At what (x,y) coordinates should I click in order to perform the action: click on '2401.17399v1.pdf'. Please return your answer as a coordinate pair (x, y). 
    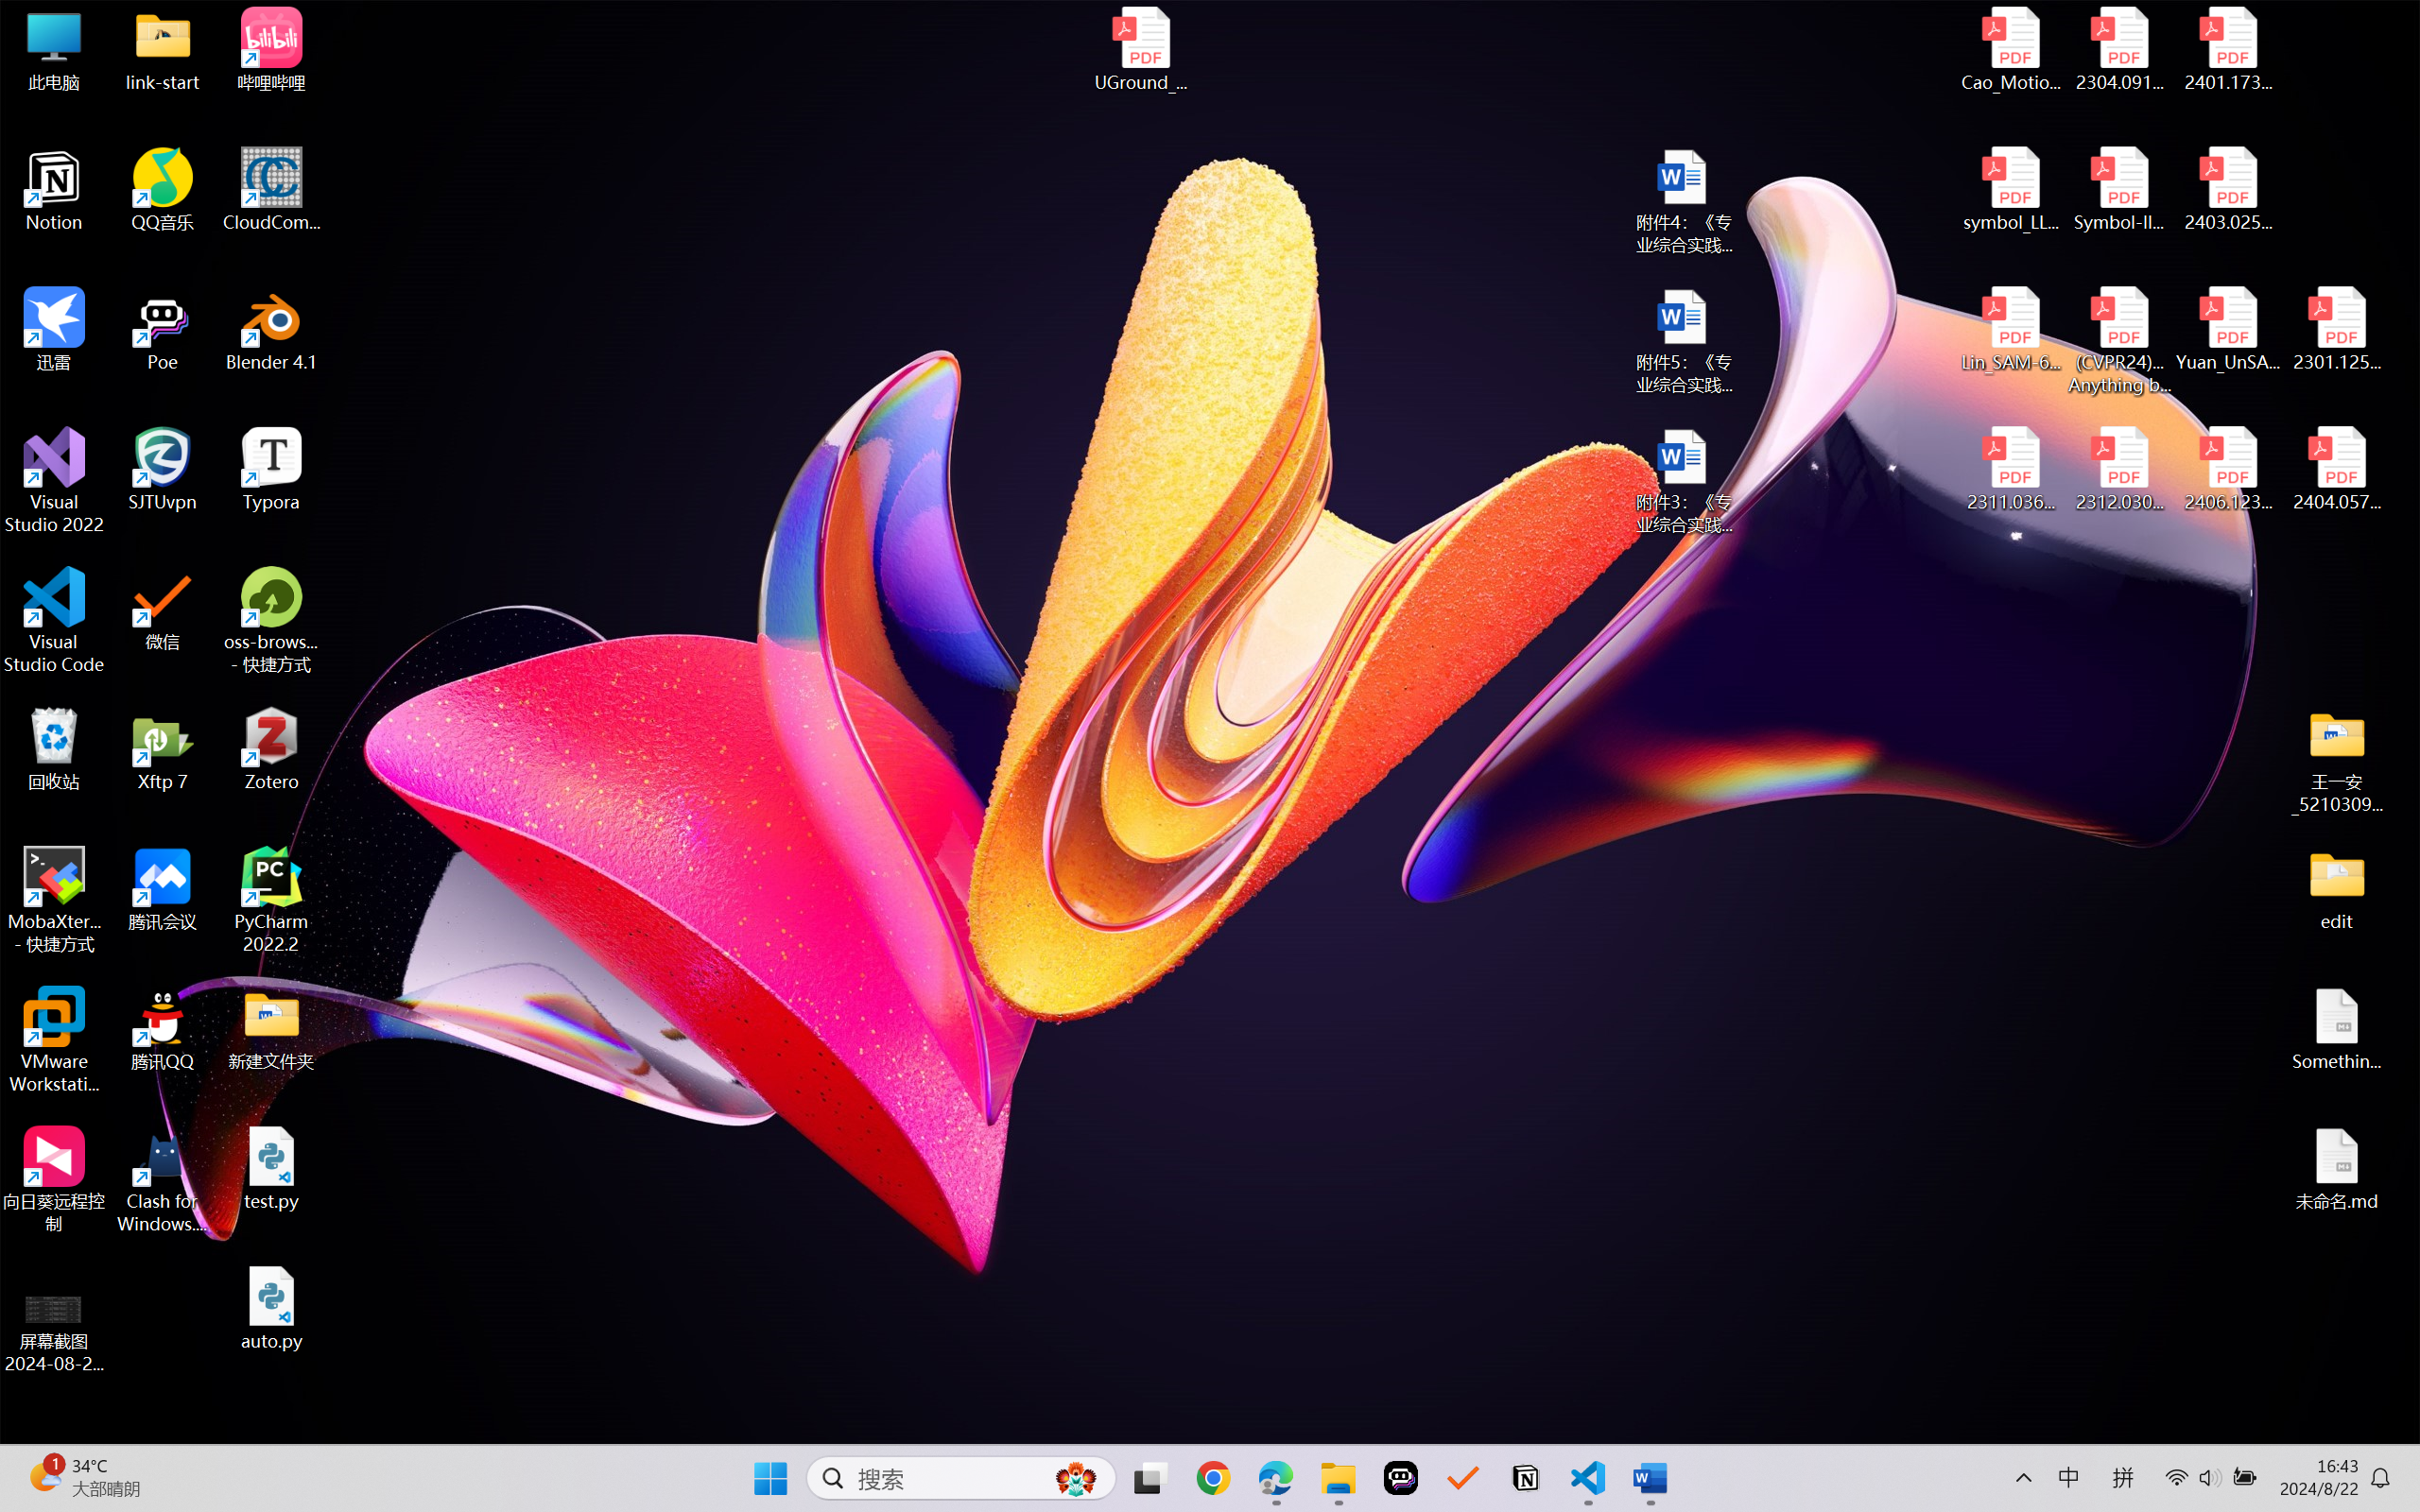
    Looking at the image, I should click on (2226, 49).